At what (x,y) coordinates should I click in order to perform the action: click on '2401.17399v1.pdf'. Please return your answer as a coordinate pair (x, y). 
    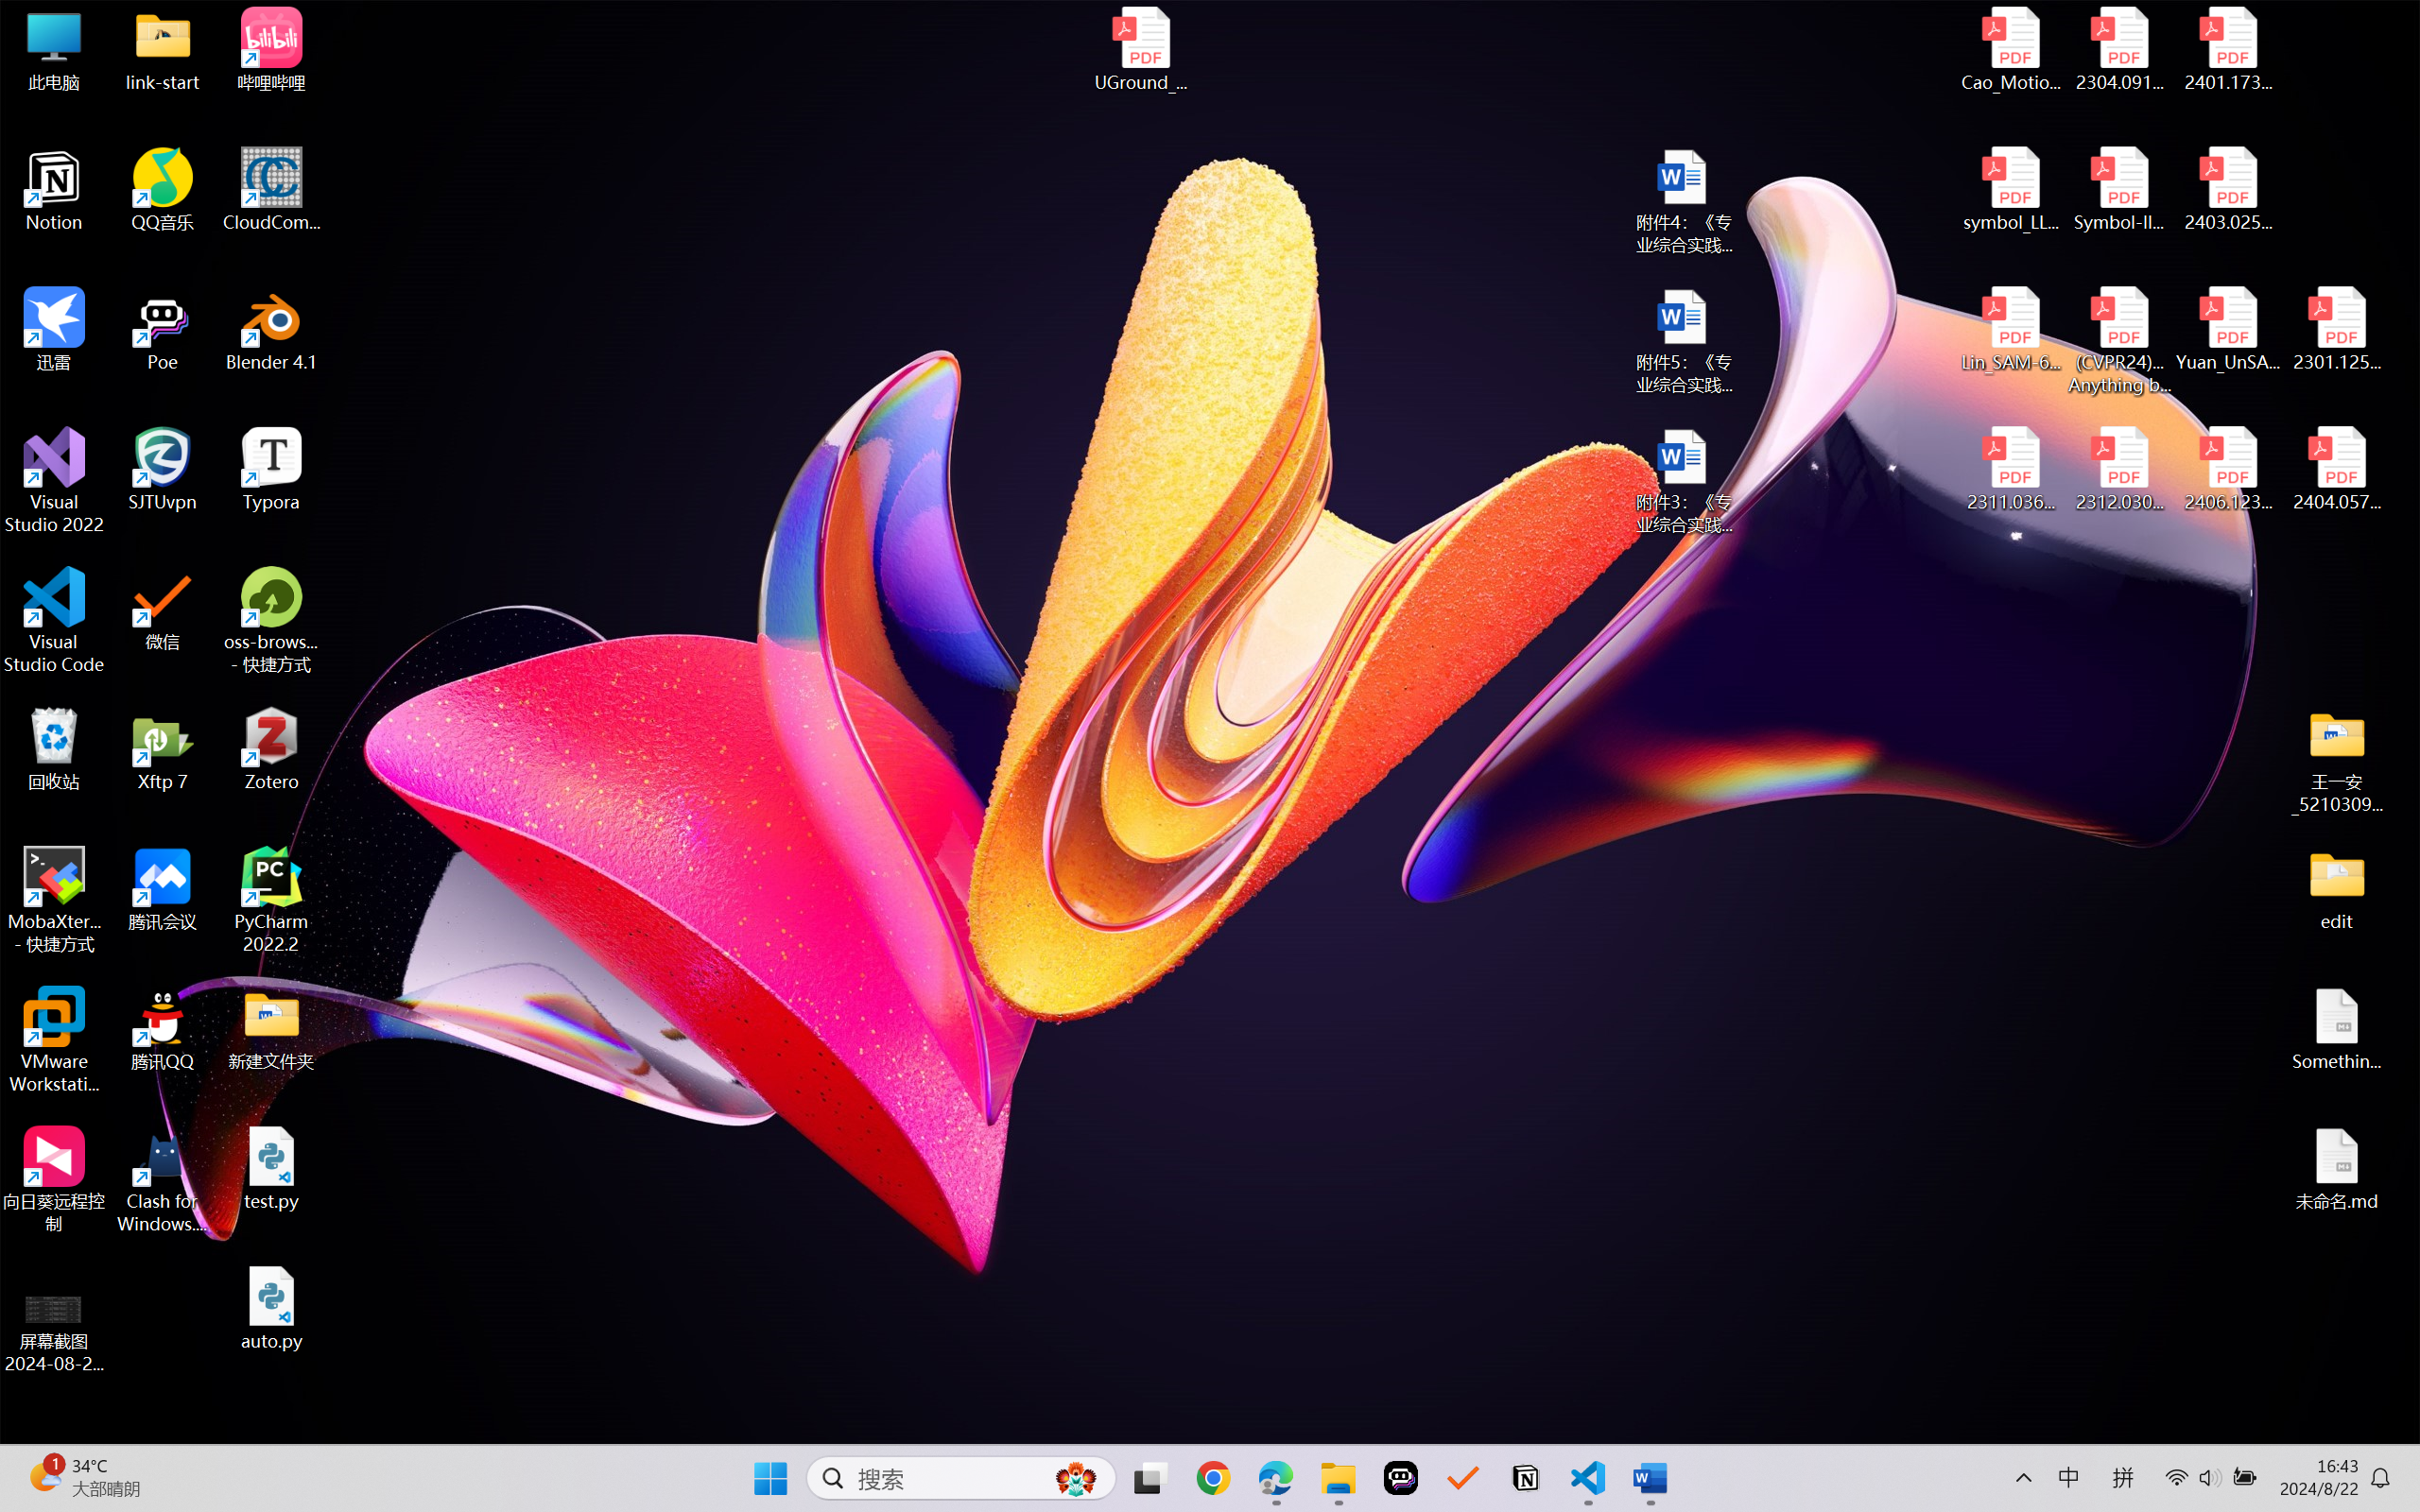
    Looking at the image, I should click on (2226, 49).